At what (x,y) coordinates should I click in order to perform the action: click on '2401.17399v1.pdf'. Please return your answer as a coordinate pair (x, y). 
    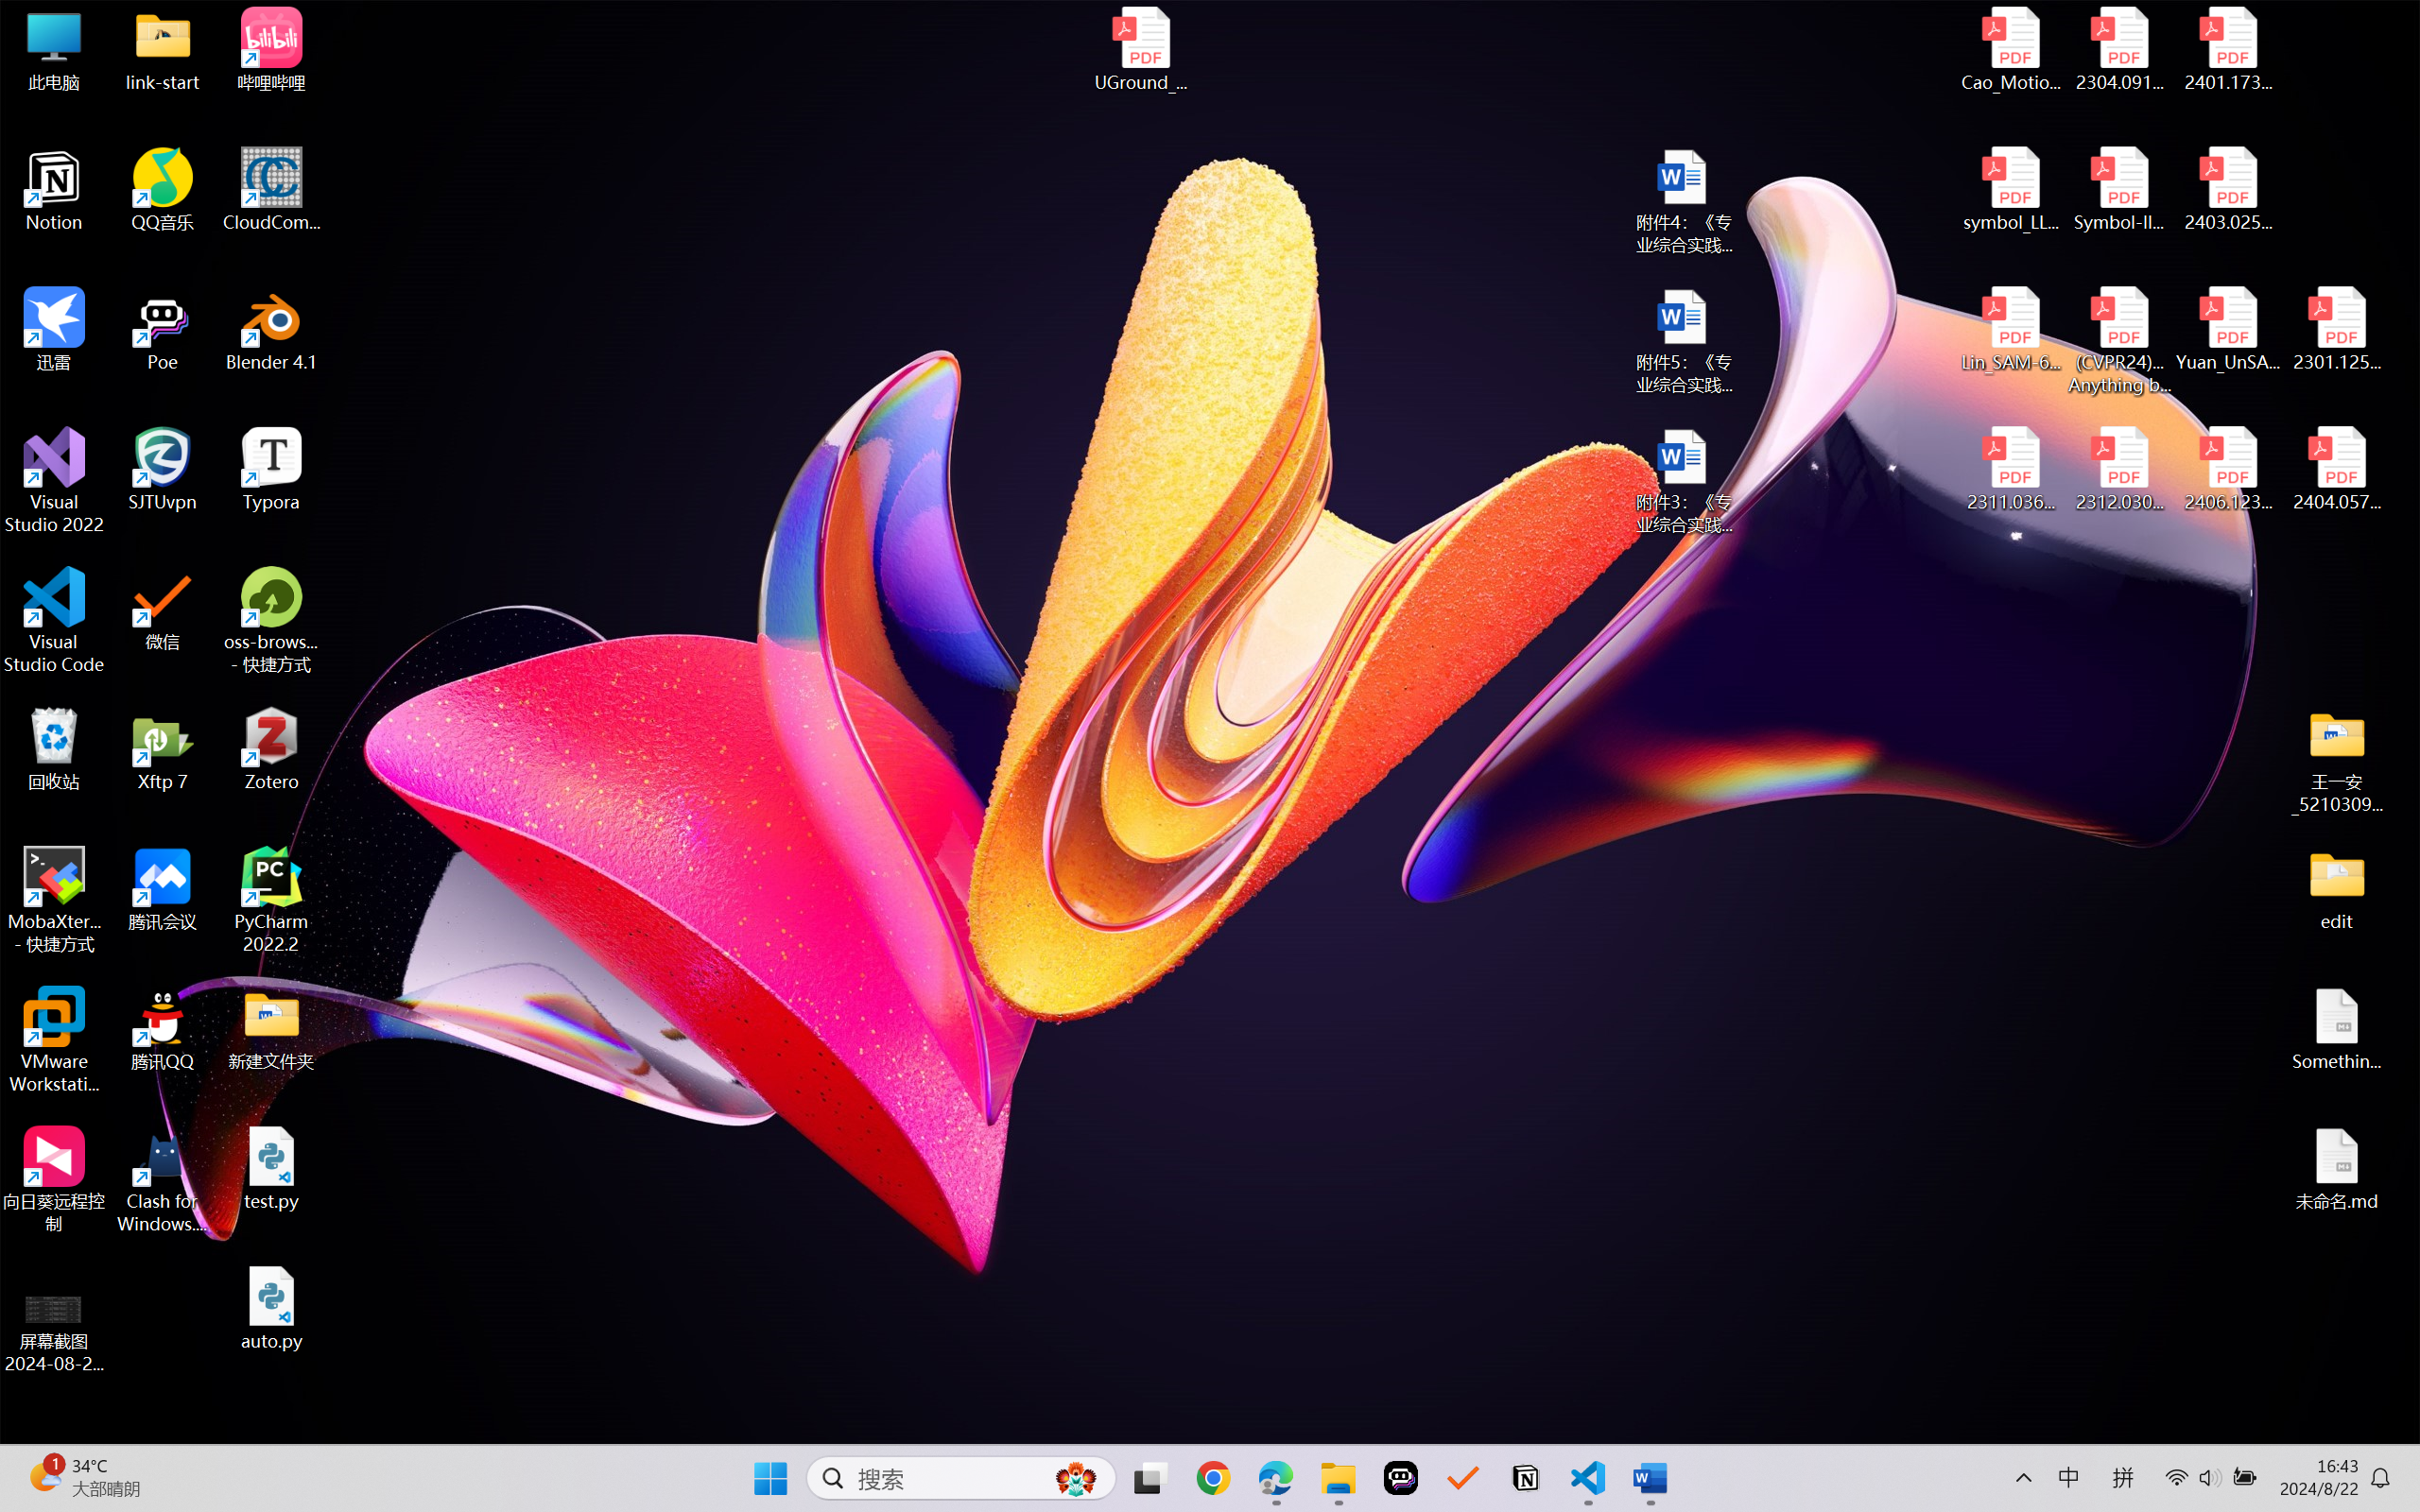
    Looking at the image, I should click on (2226, 49).